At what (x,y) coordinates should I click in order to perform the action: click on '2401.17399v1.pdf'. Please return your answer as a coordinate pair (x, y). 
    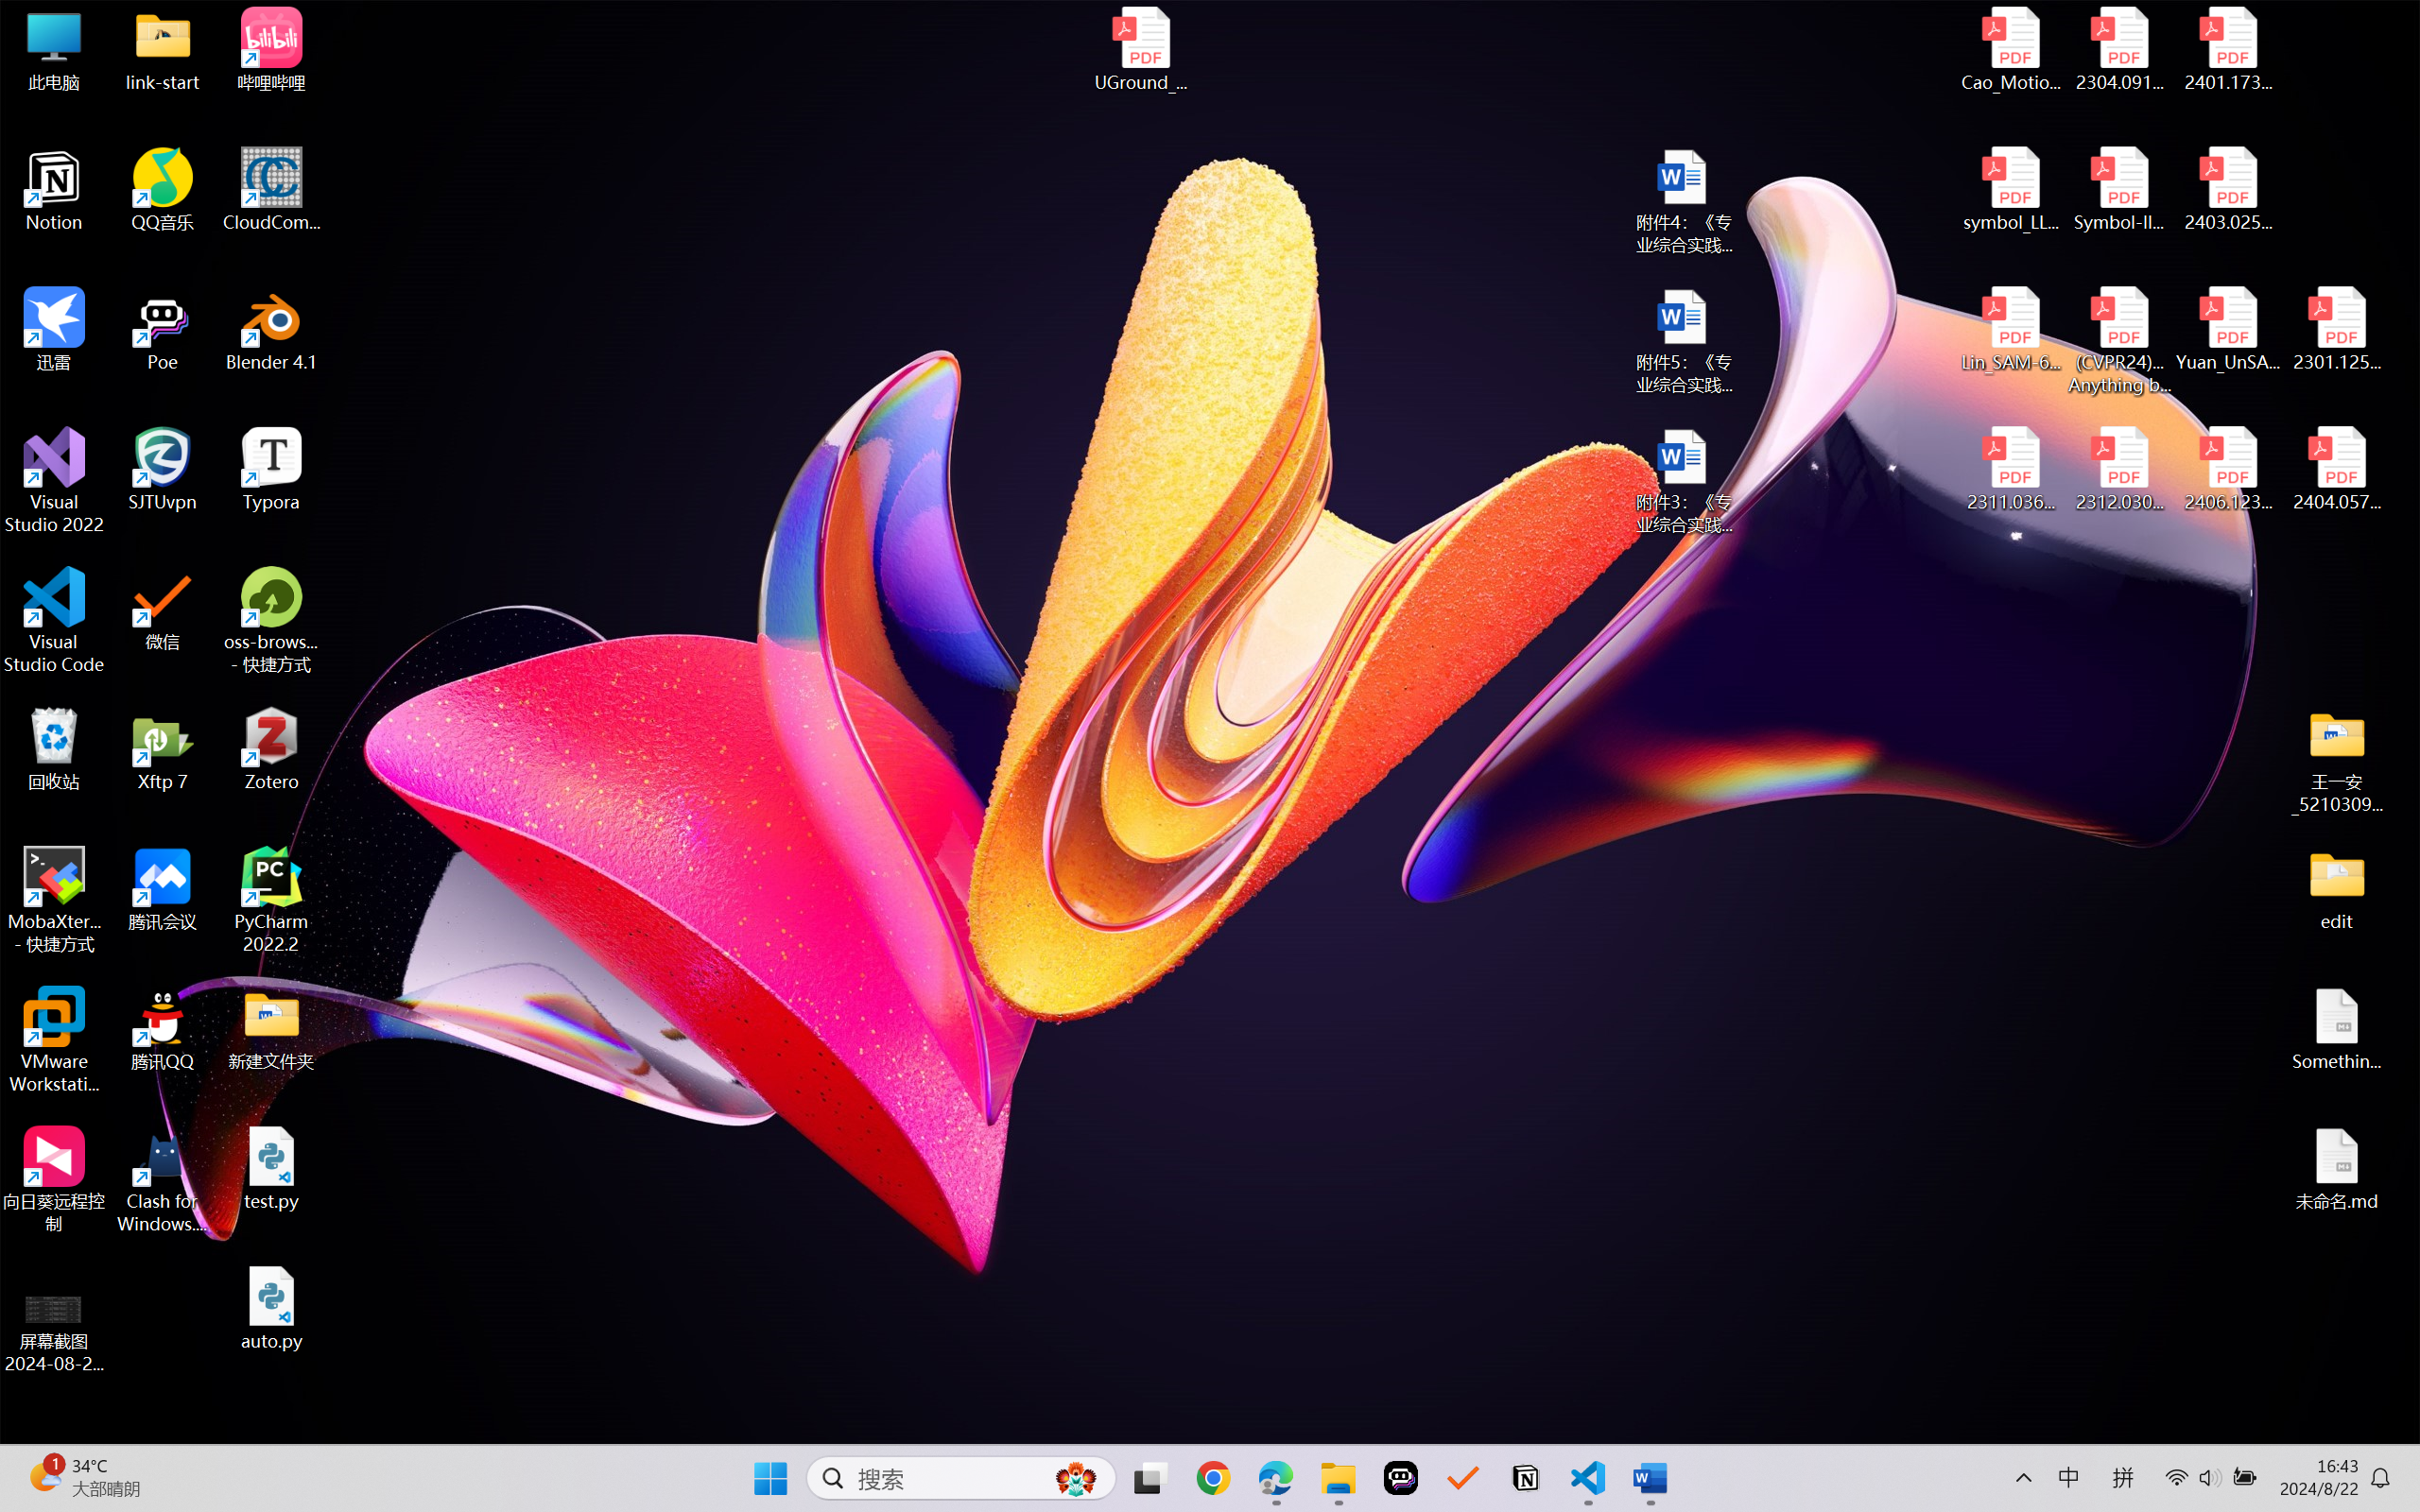
    Looking at the image, I should click on (2226, 49).